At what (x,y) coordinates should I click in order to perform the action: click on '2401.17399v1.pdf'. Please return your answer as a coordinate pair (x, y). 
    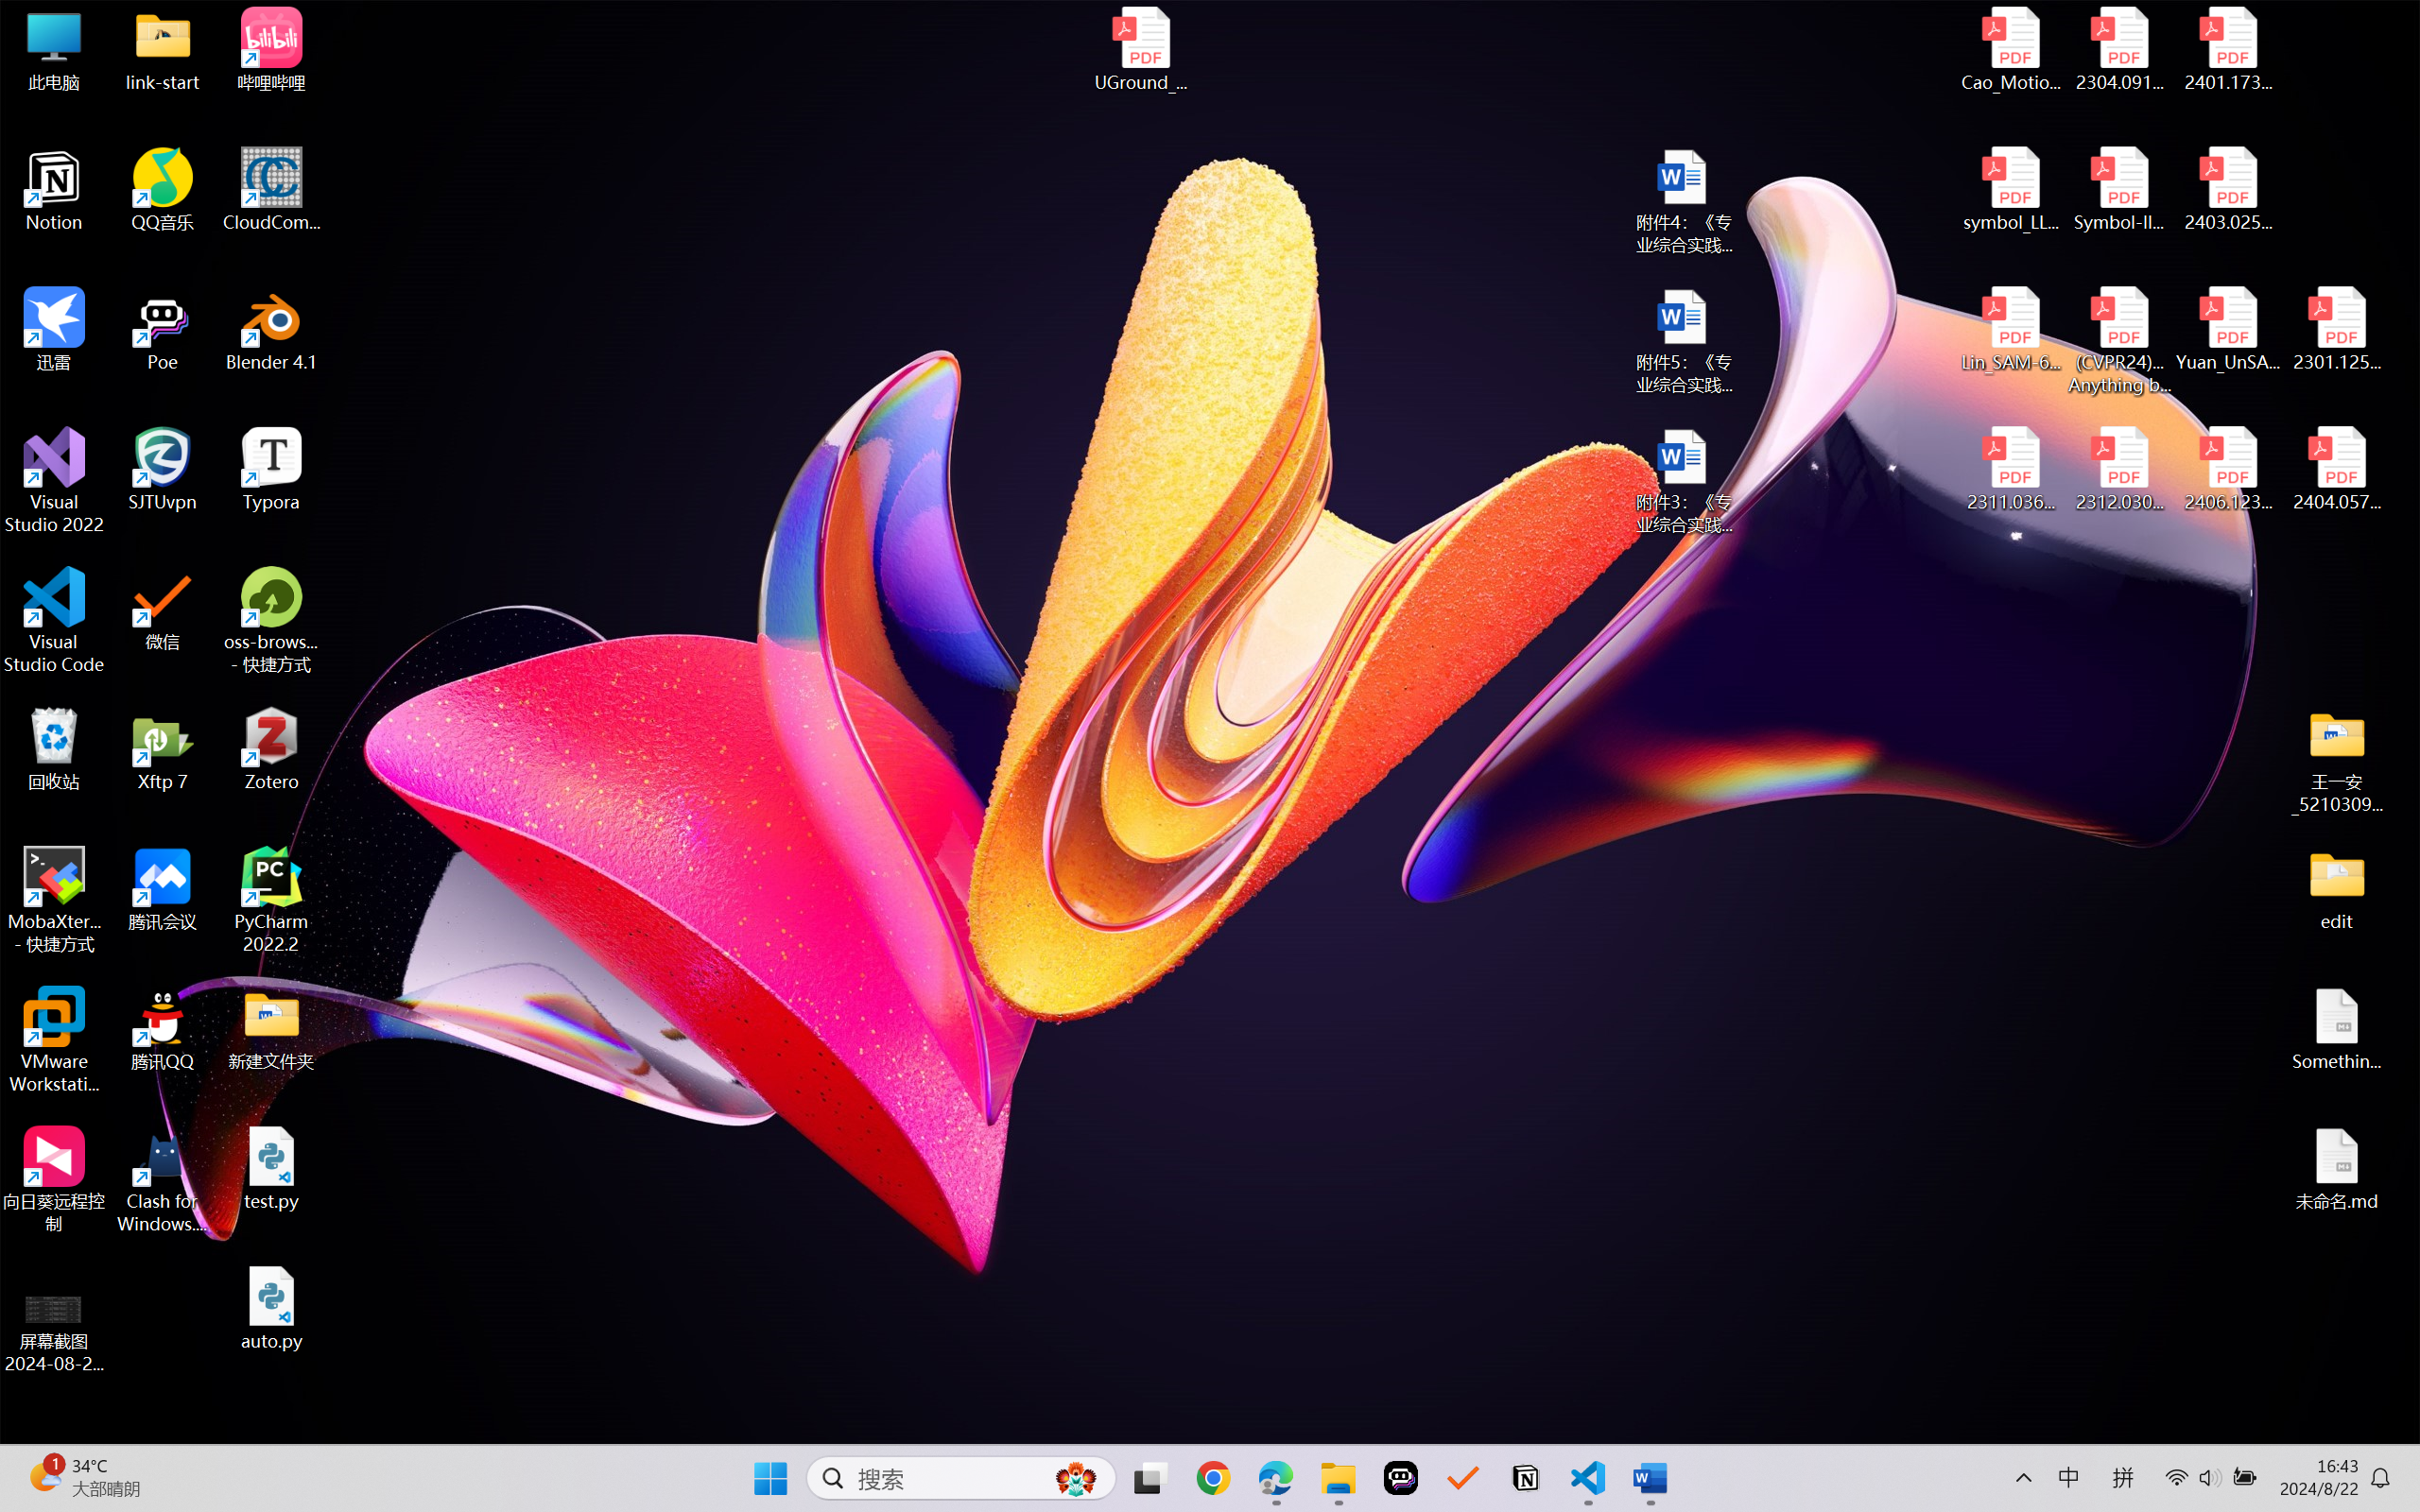
    Looking at the image, I should click on (2226, 49).